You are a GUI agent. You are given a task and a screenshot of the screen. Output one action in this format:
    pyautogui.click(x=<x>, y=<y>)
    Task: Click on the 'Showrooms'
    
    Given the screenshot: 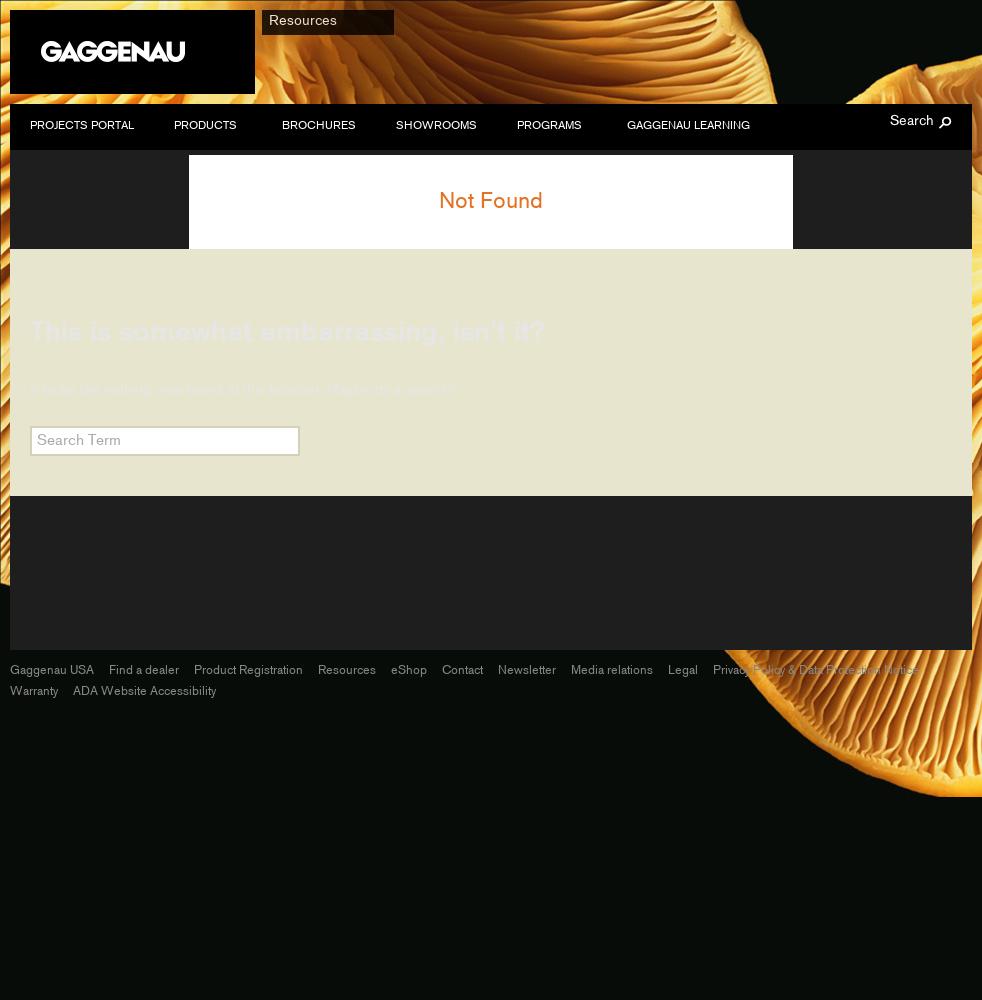 What is the action you would take?
    pyautogui.click(x=396, y=126)
    